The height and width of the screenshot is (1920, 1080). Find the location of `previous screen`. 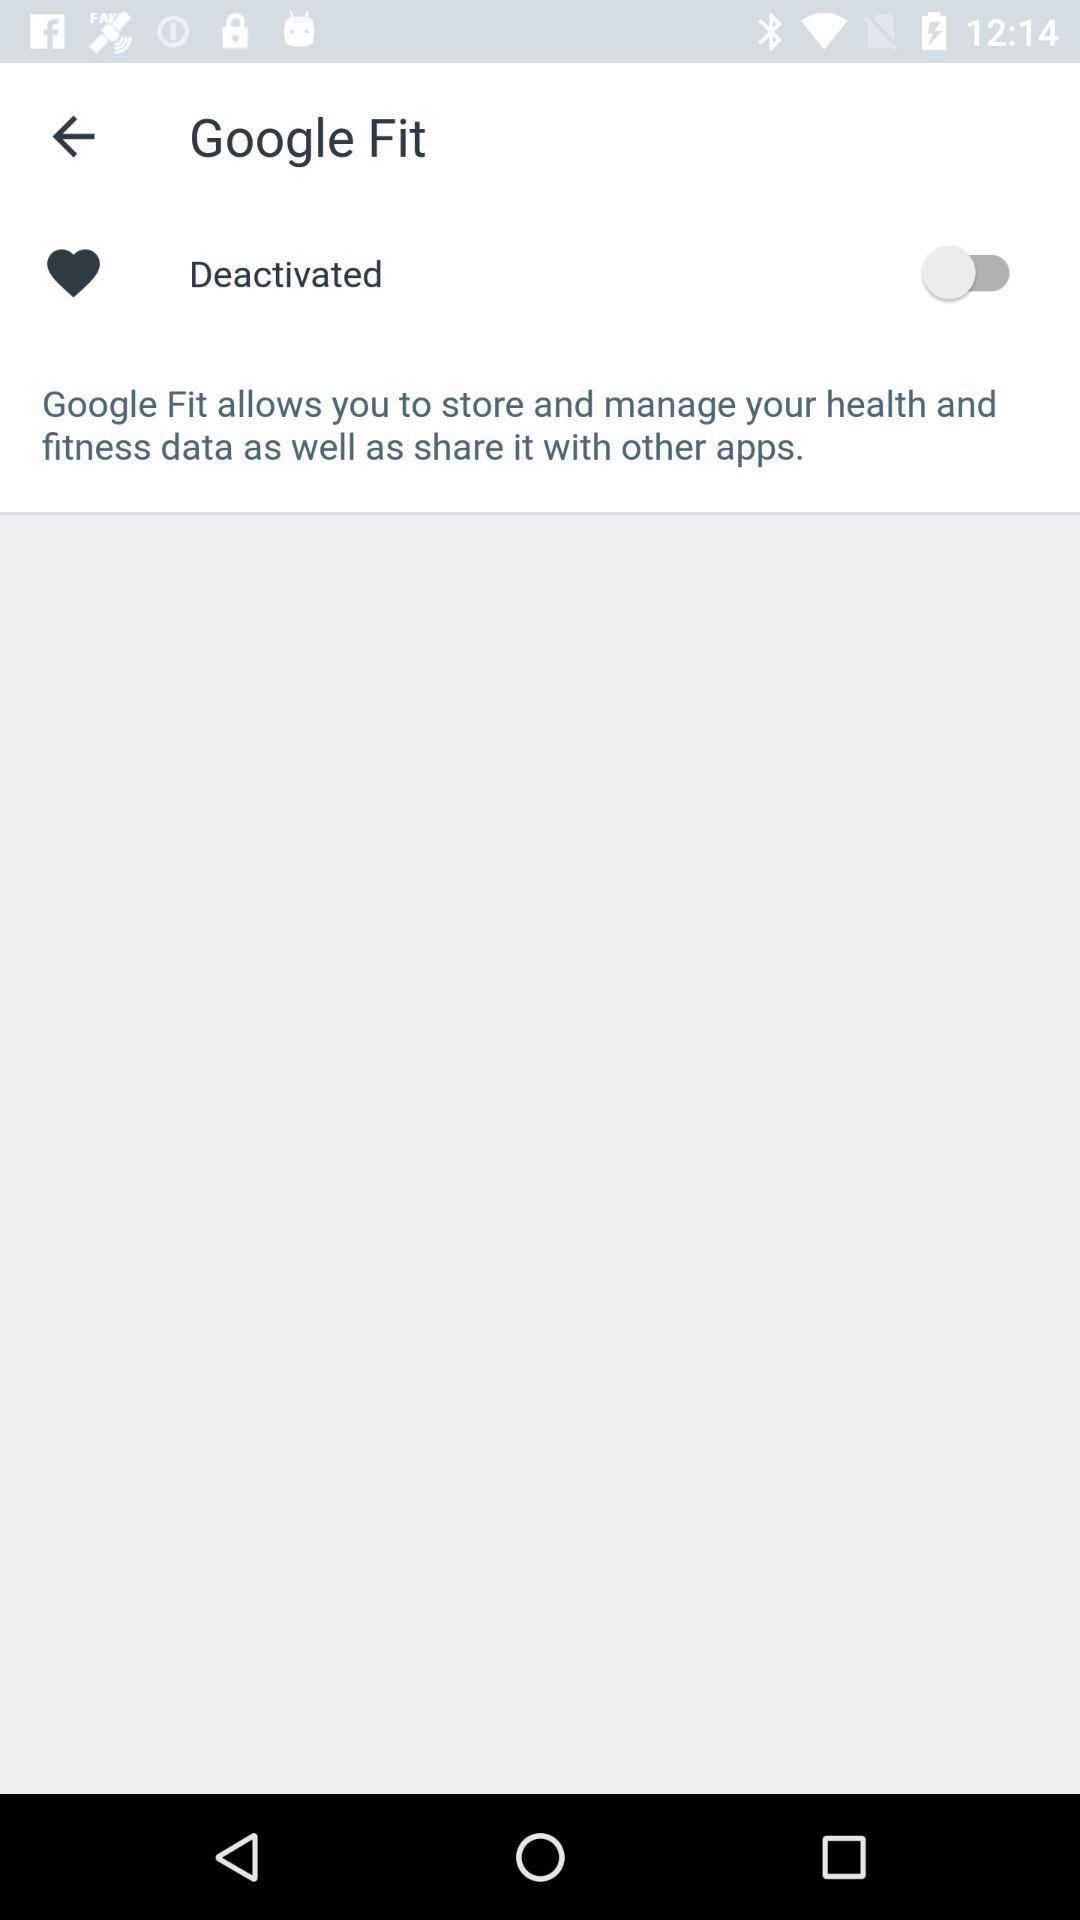

previous screen is located at coordinates (72, 135).